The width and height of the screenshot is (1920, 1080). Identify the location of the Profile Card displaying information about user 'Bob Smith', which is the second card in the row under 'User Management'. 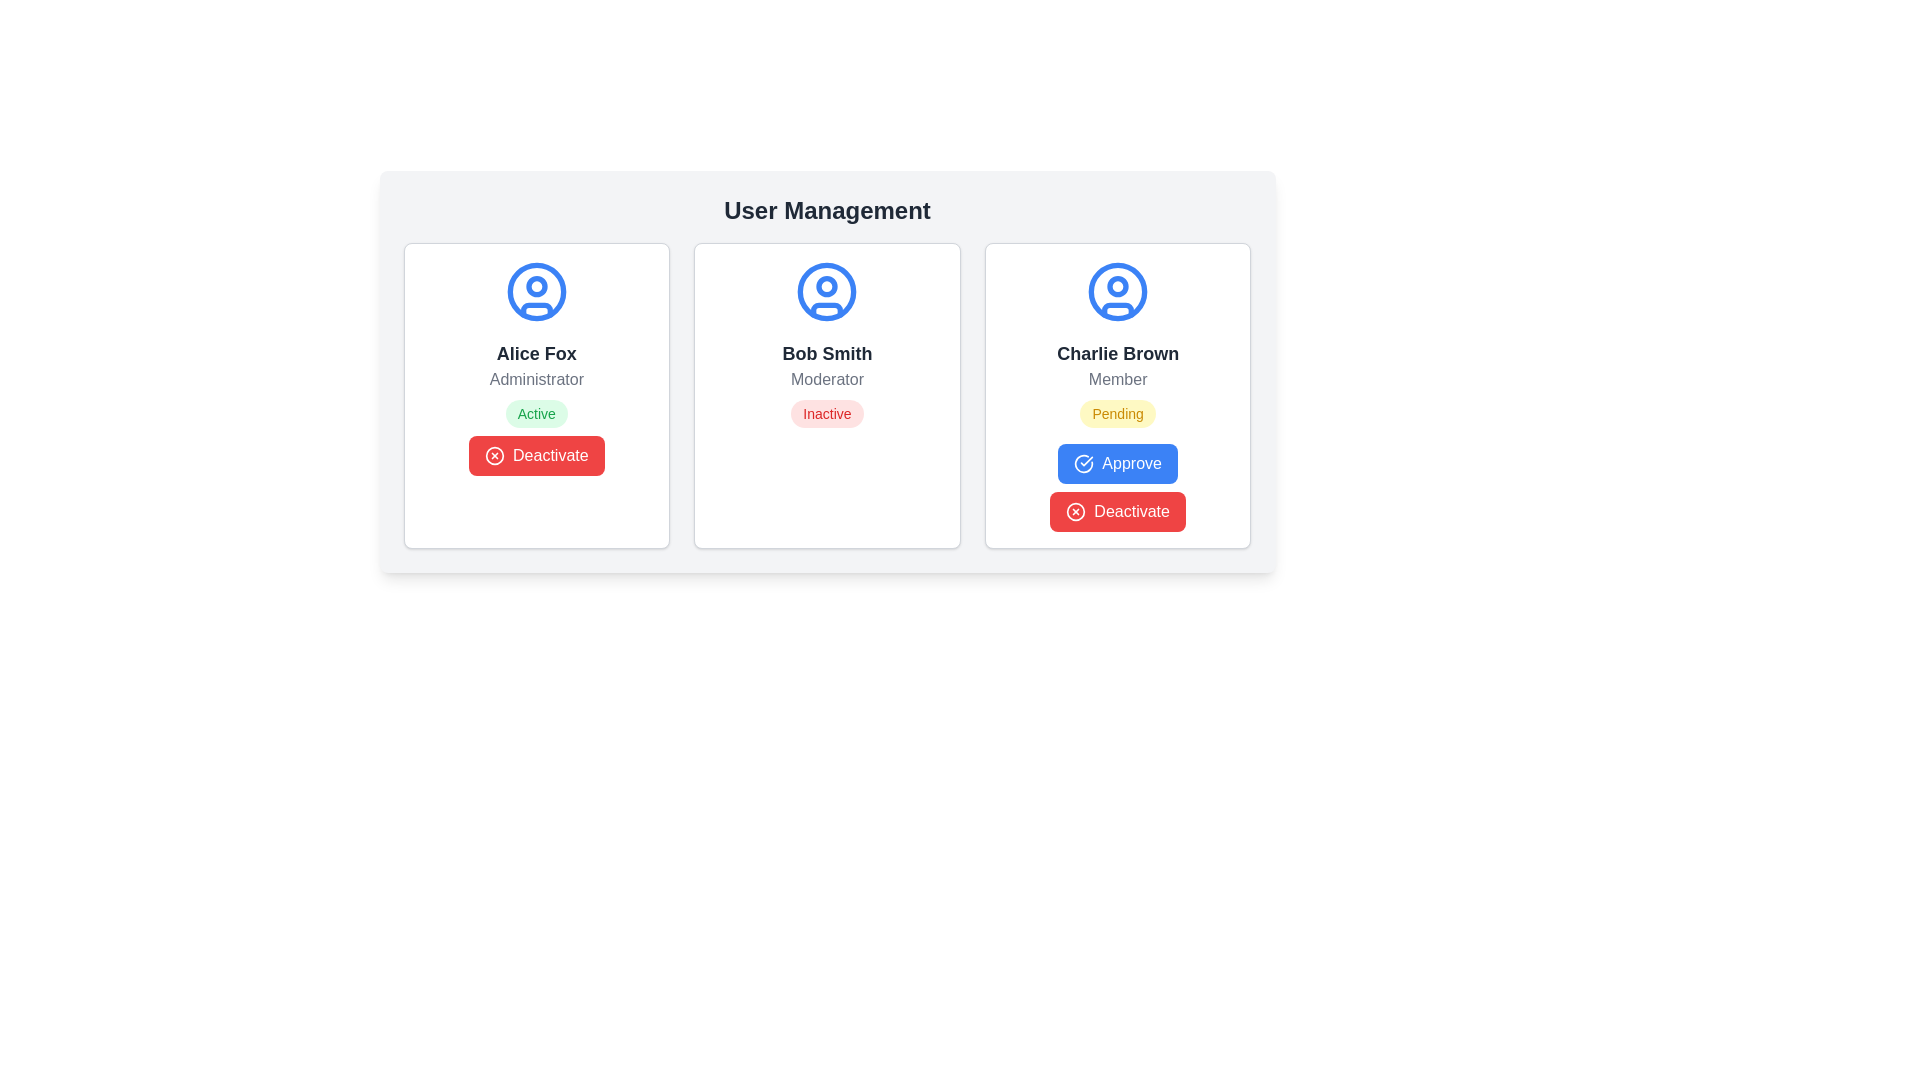
(827, 371).